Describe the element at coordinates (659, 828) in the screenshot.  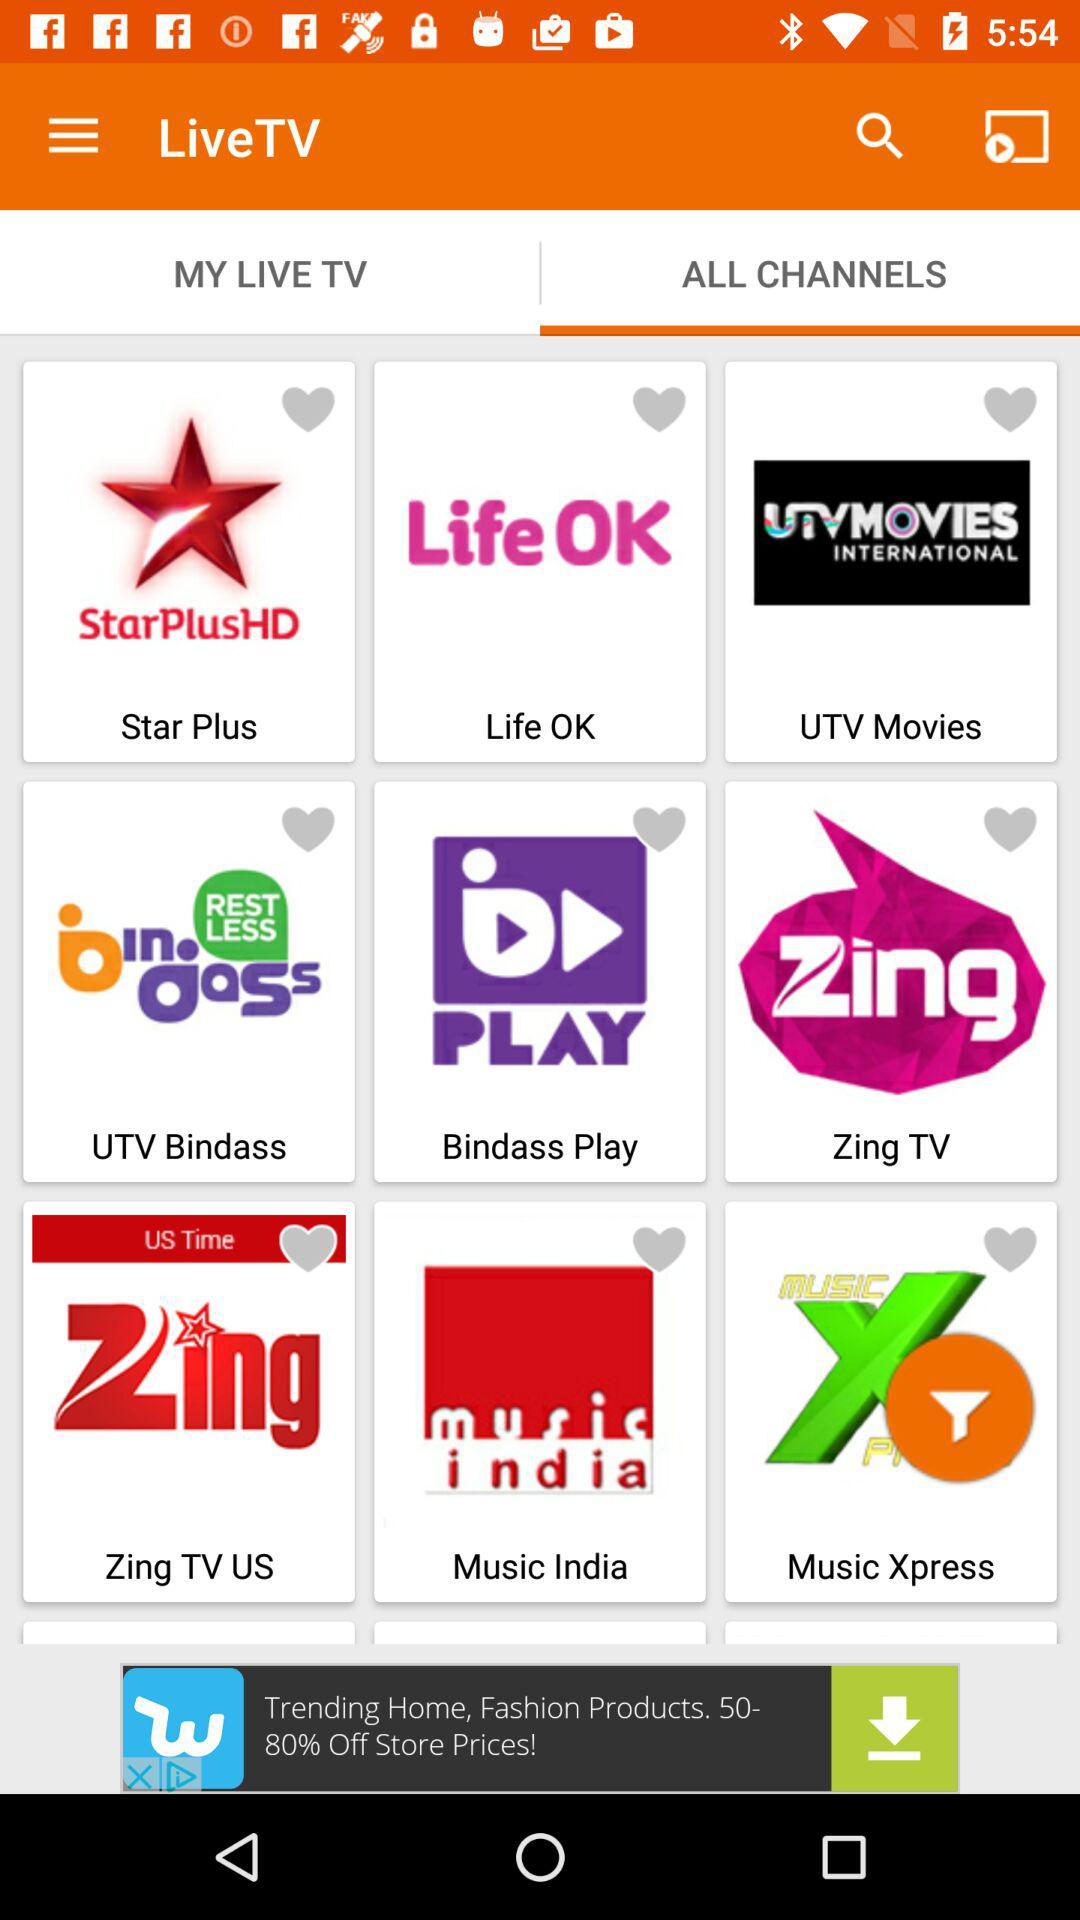
I see `like page` at that location.